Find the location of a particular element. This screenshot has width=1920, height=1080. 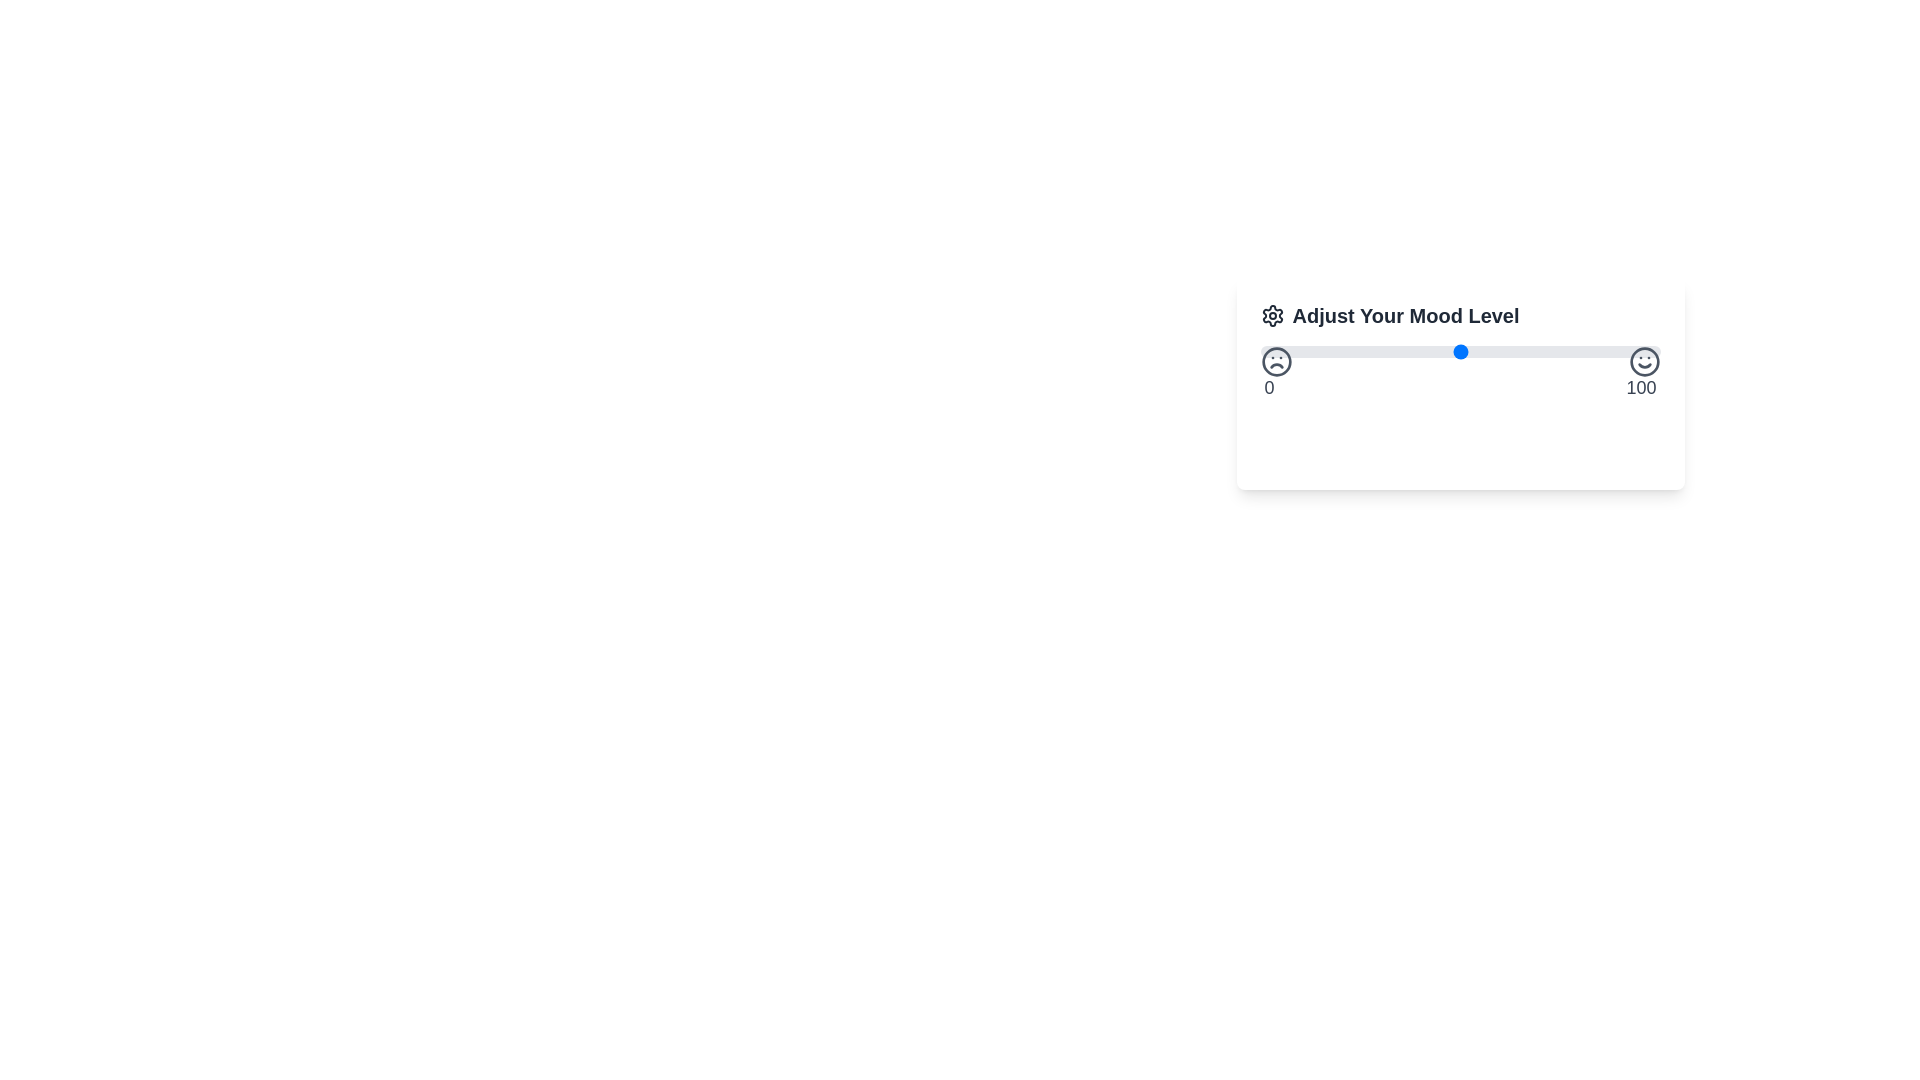

the gear-shaped icon located to the left of the text 'Adjust Your Mood Level' is located at coordinates (1271, 315).